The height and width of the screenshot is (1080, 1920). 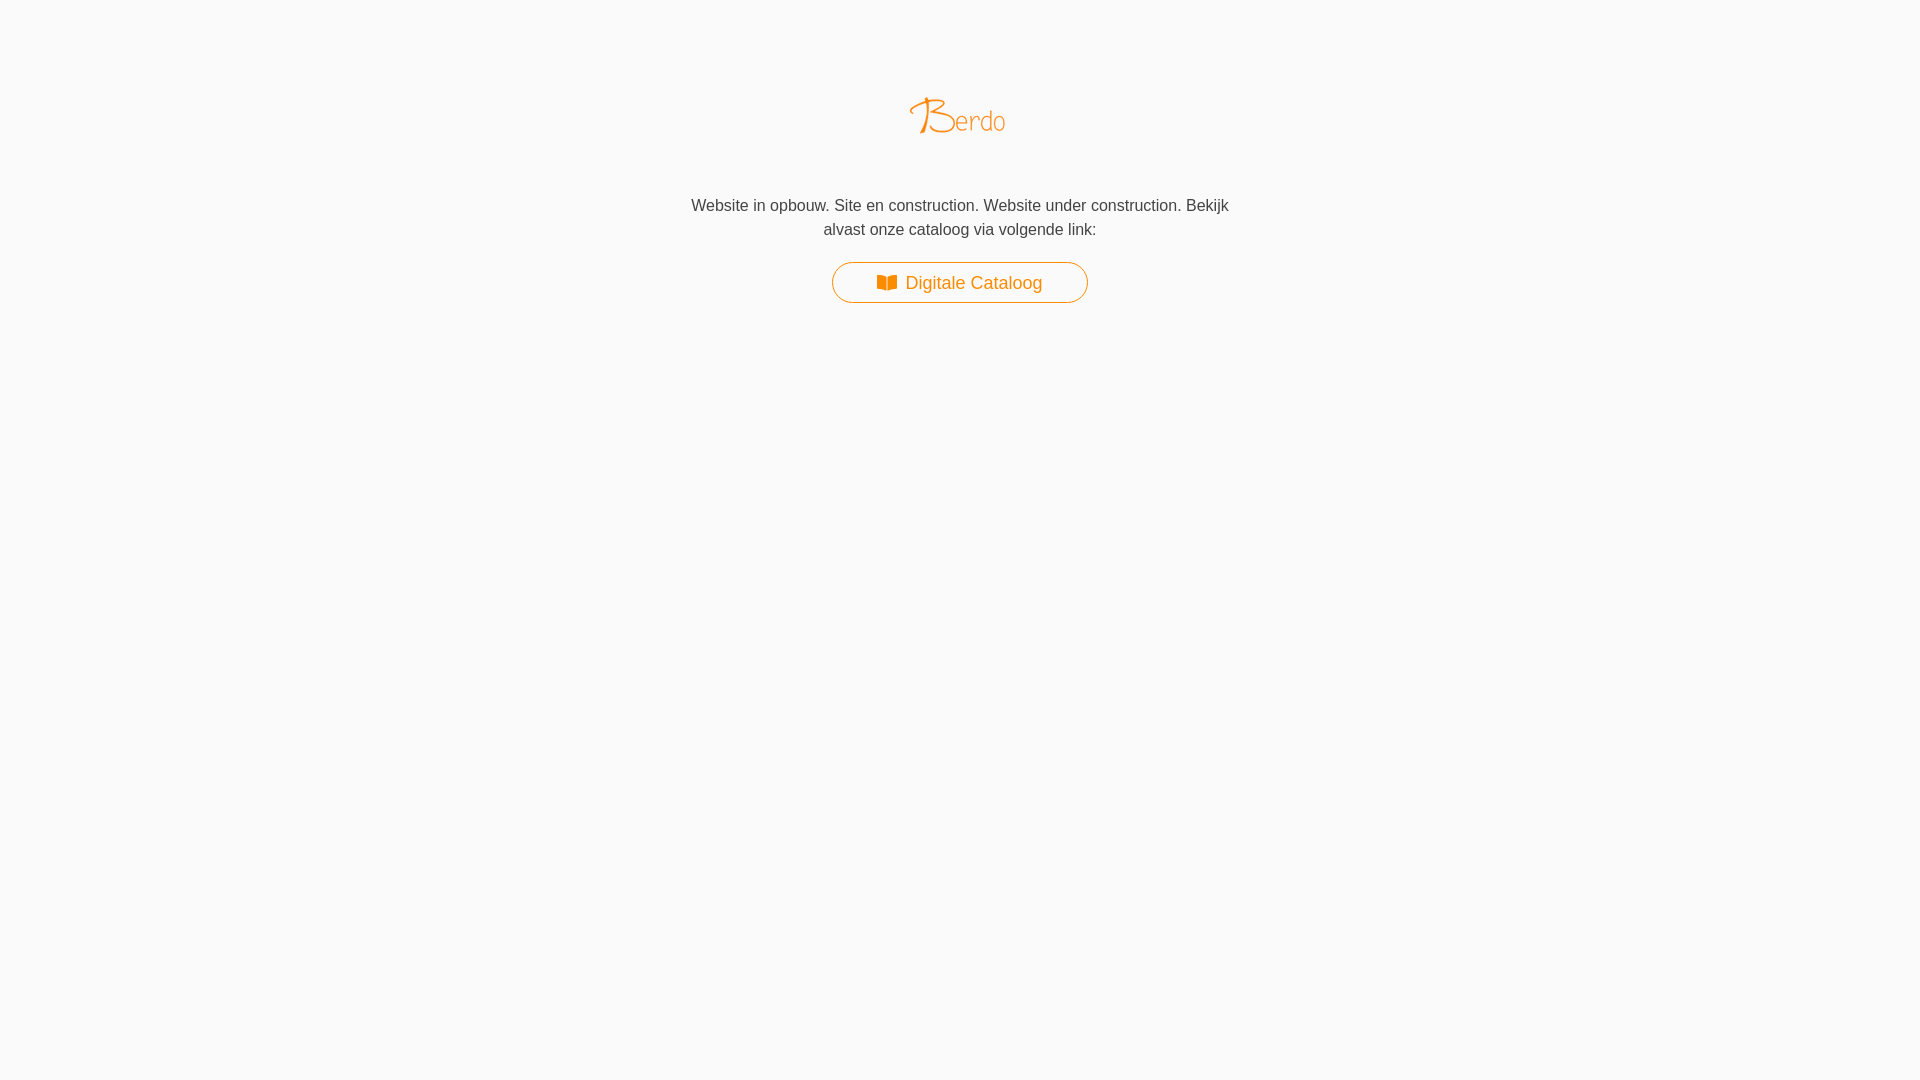 I want to click on 'Digitale Cataloog', so click(x=831, y=282).